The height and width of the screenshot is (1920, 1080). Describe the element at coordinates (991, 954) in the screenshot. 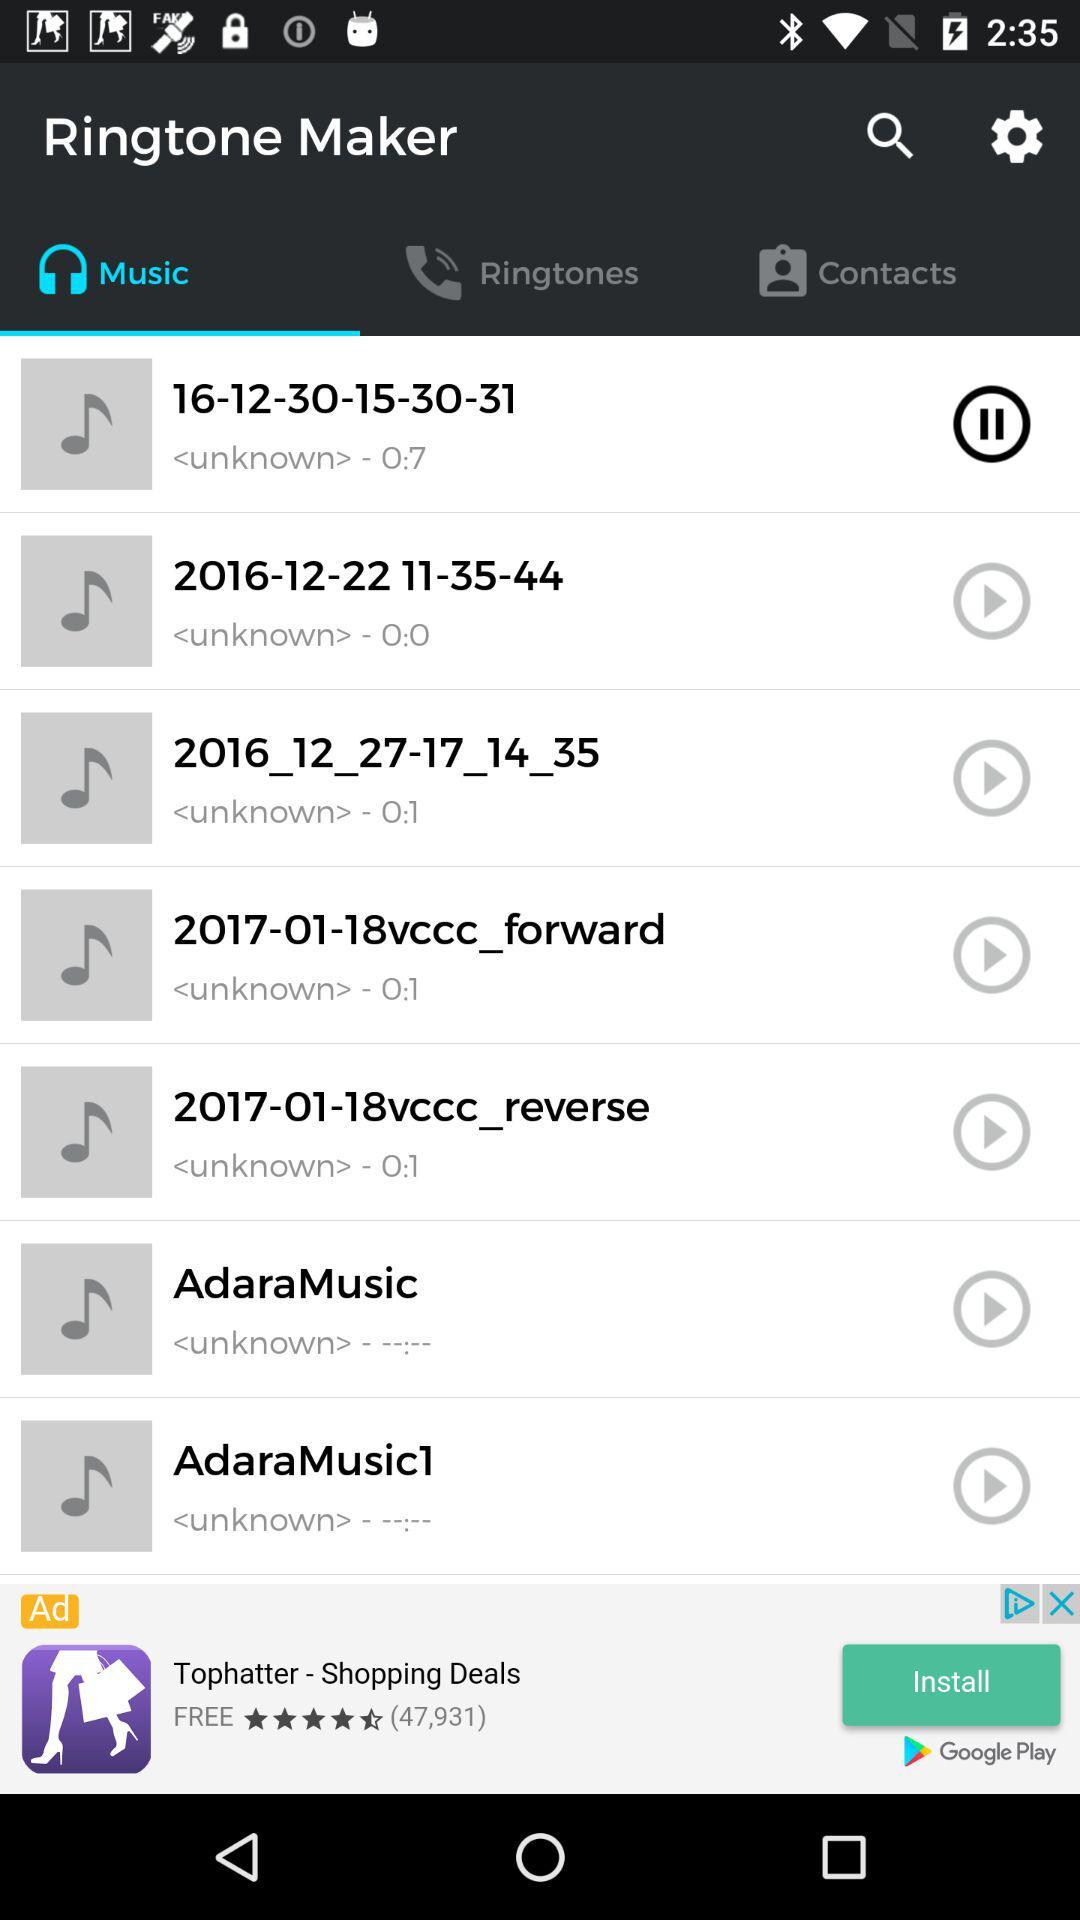

I see `track` at that location.